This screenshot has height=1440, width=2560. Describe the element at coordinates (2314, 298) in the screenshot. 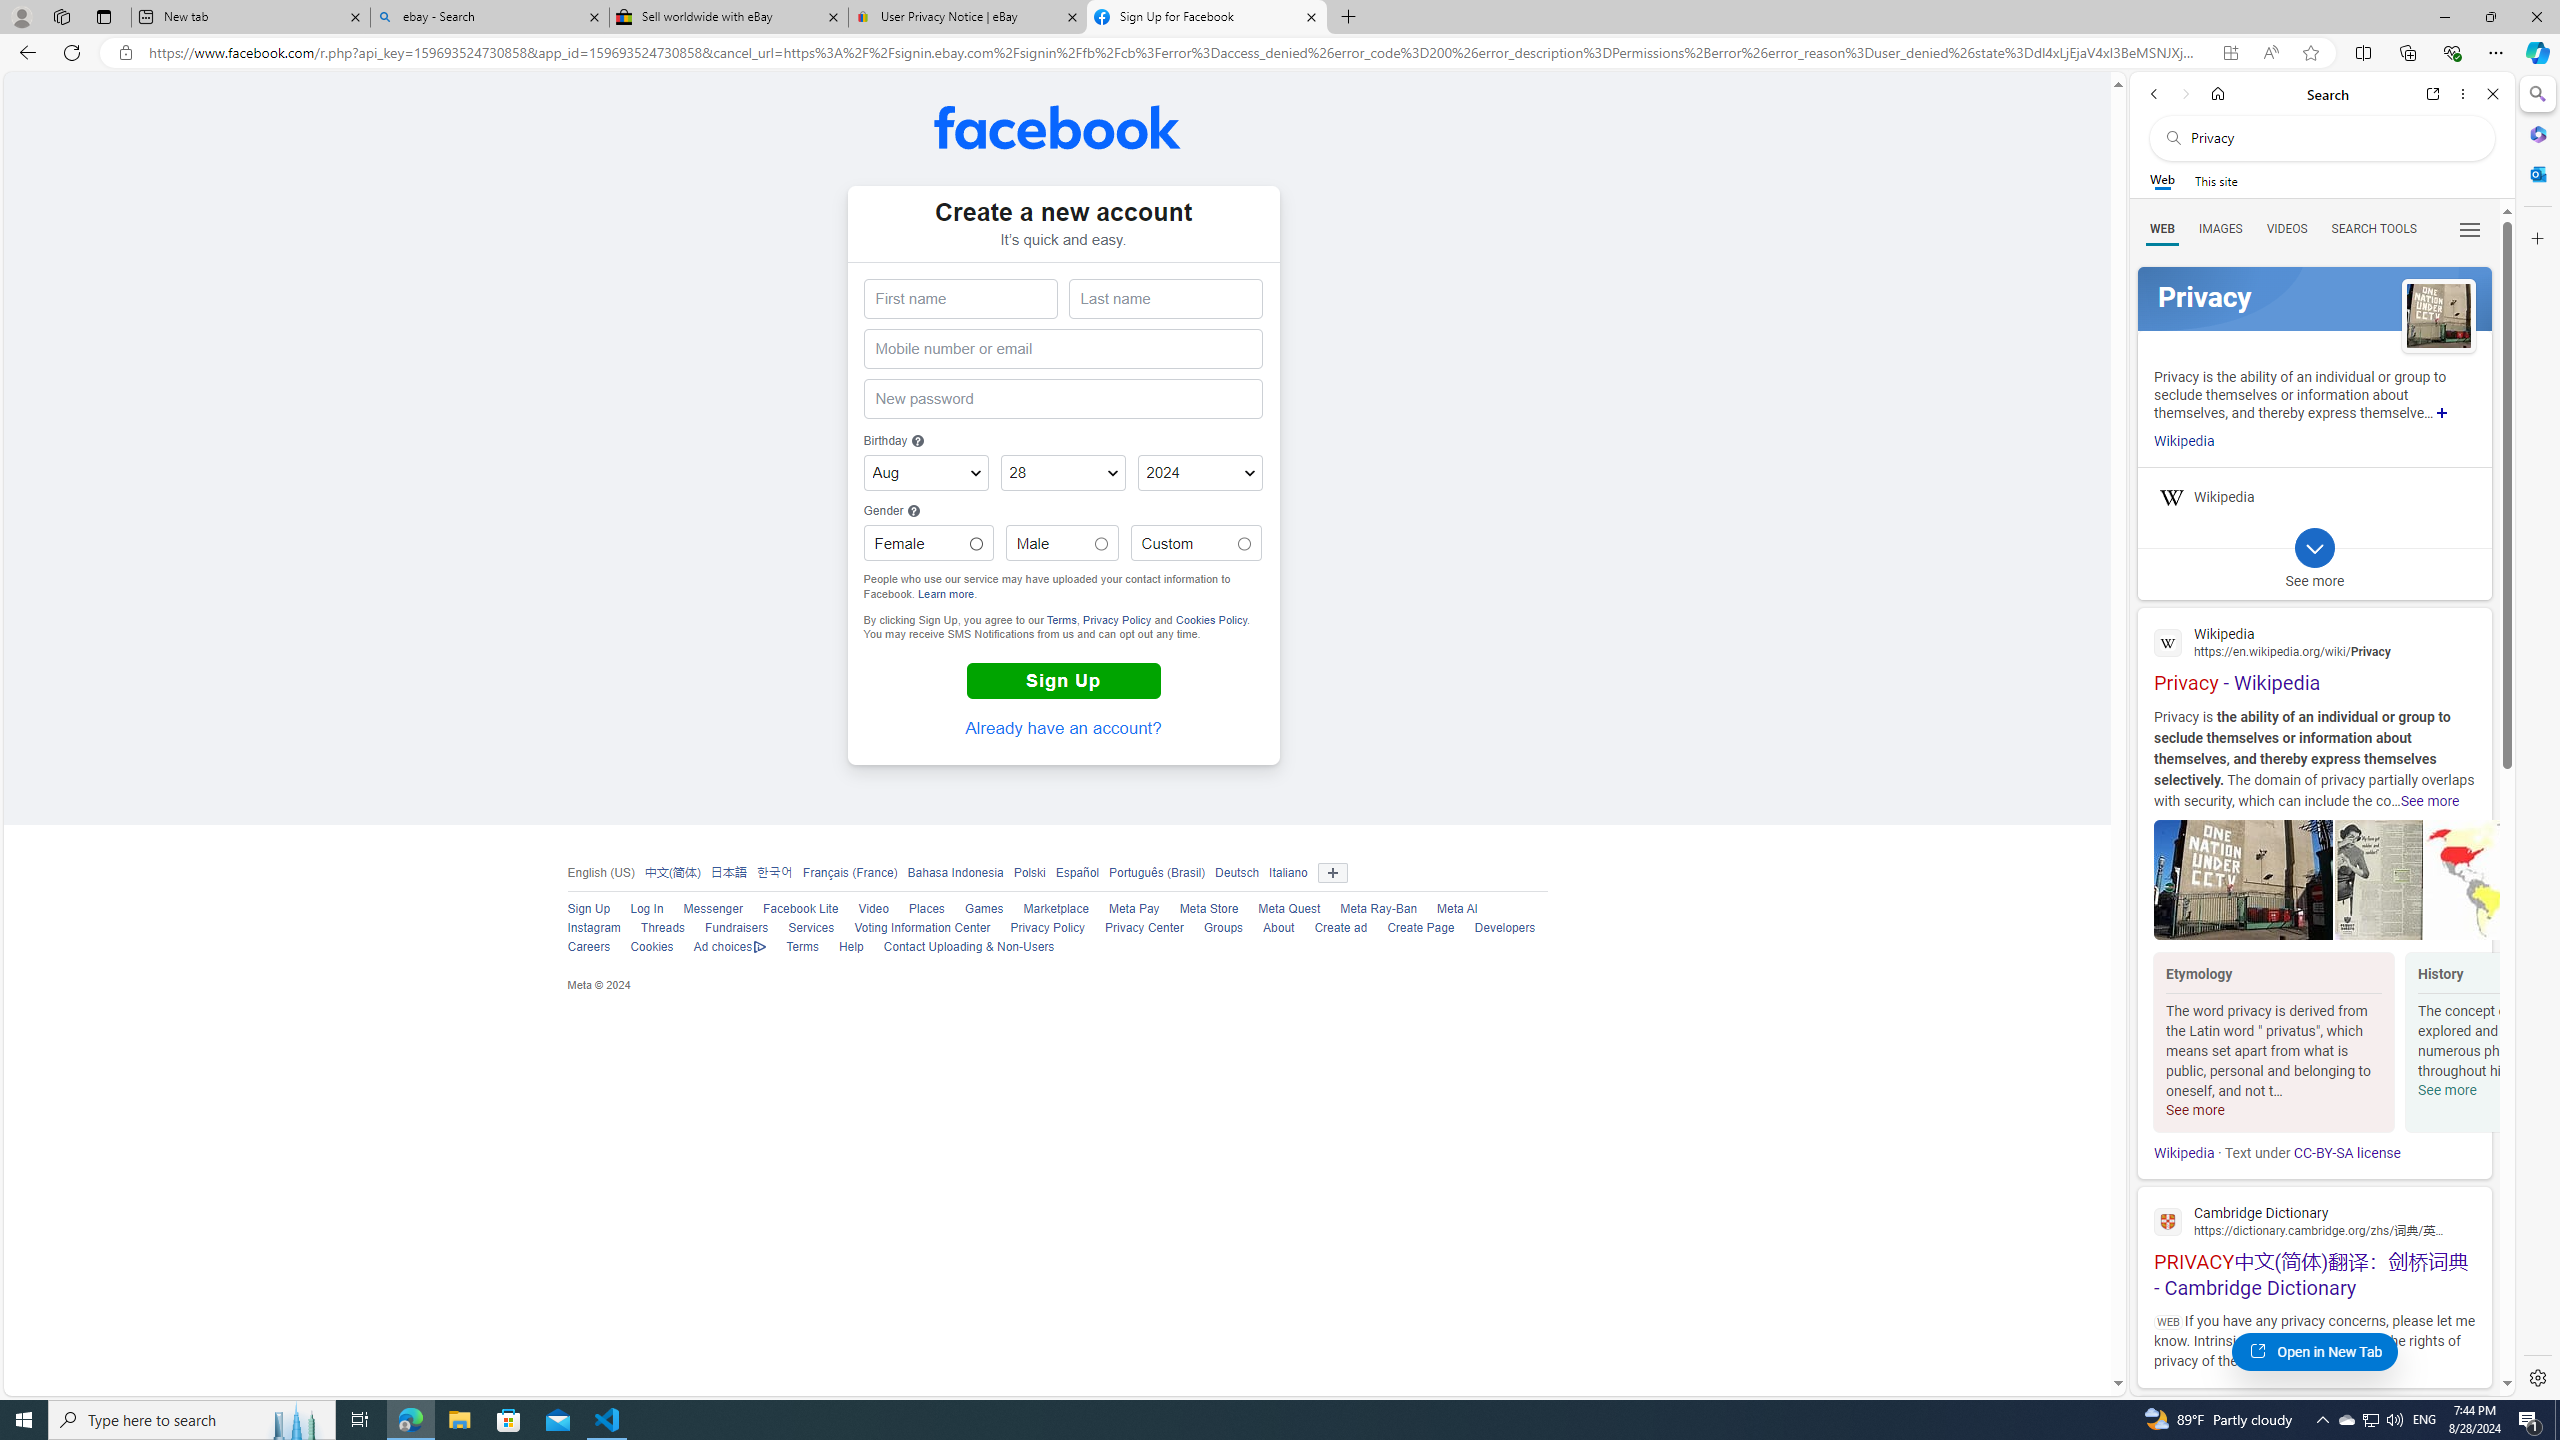

I see `'Class: spl_logobg'` at that location.